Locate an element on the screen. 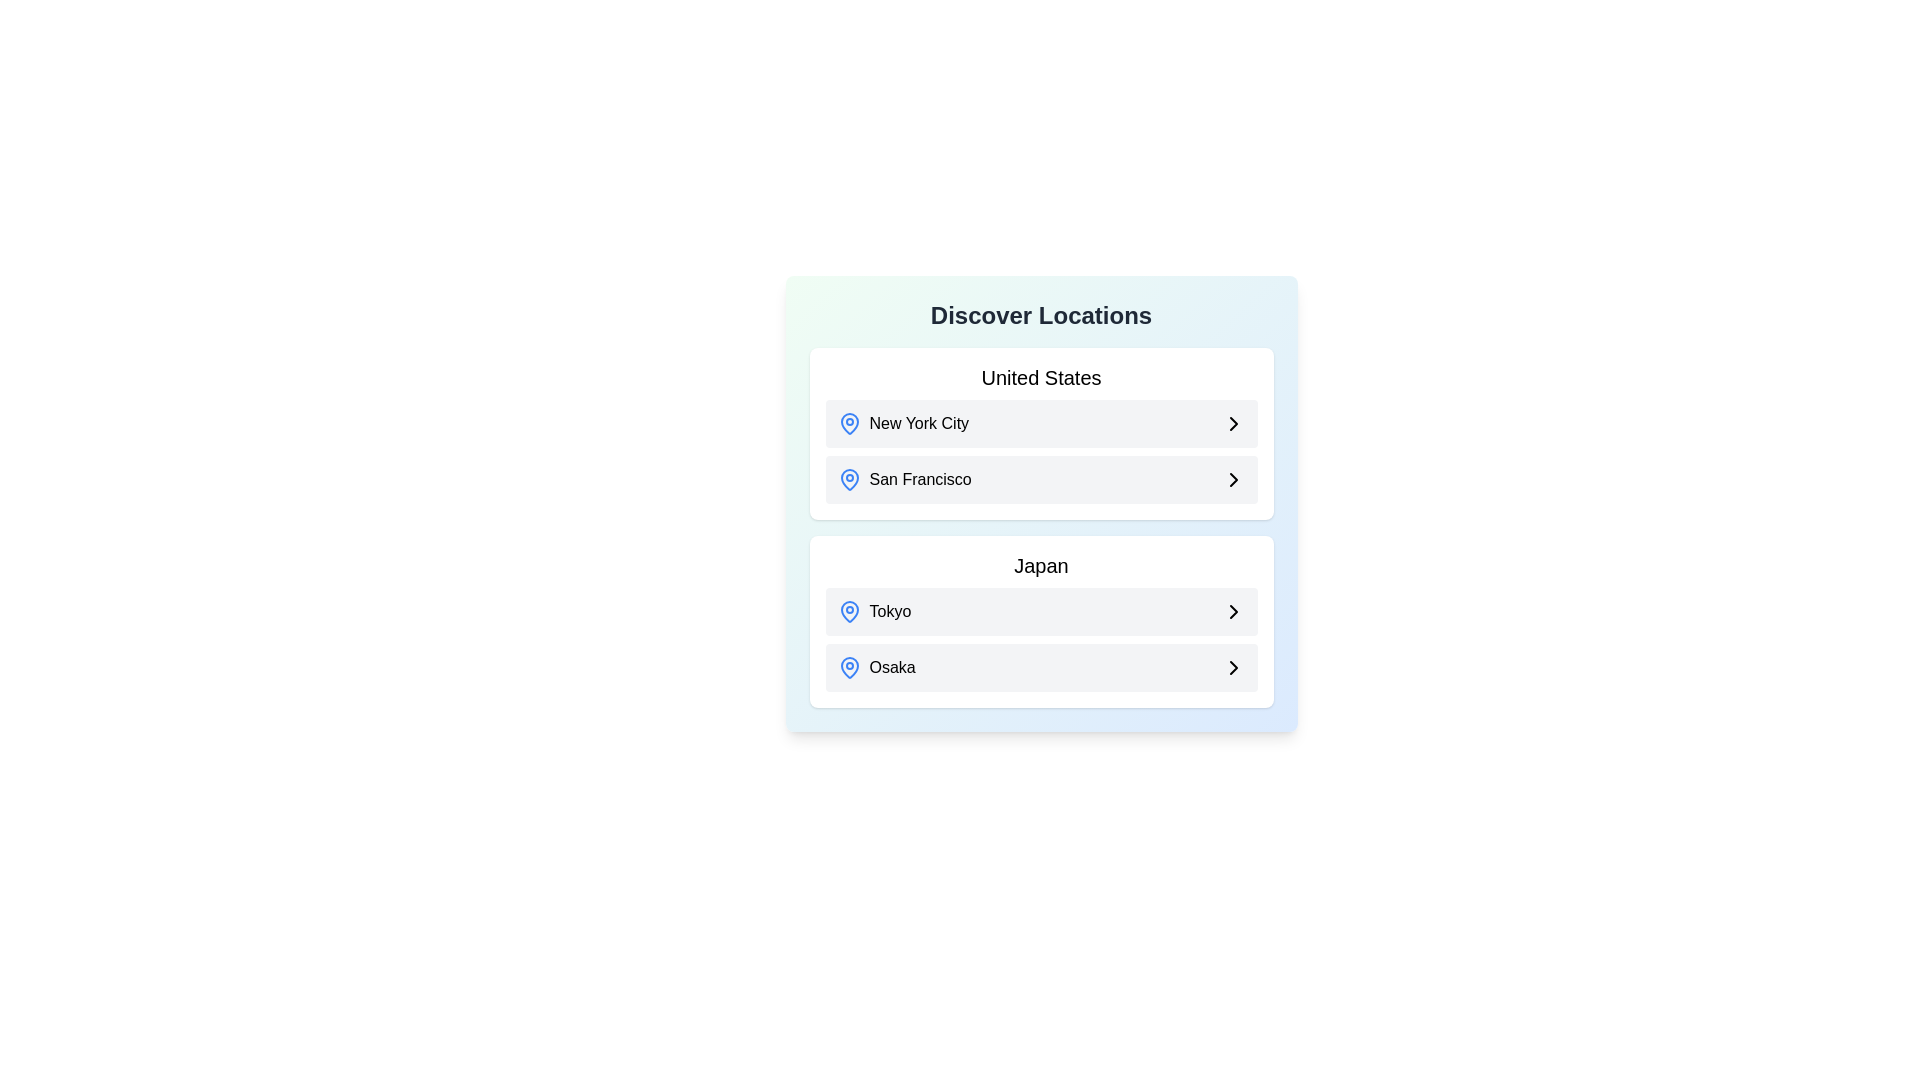  the rightward-pointing arrow icon styled with the 'lucide-chevron-right' class, located in the 'Japan' section next to the 'Tokyo' text is located at coordinates (1232, 611).